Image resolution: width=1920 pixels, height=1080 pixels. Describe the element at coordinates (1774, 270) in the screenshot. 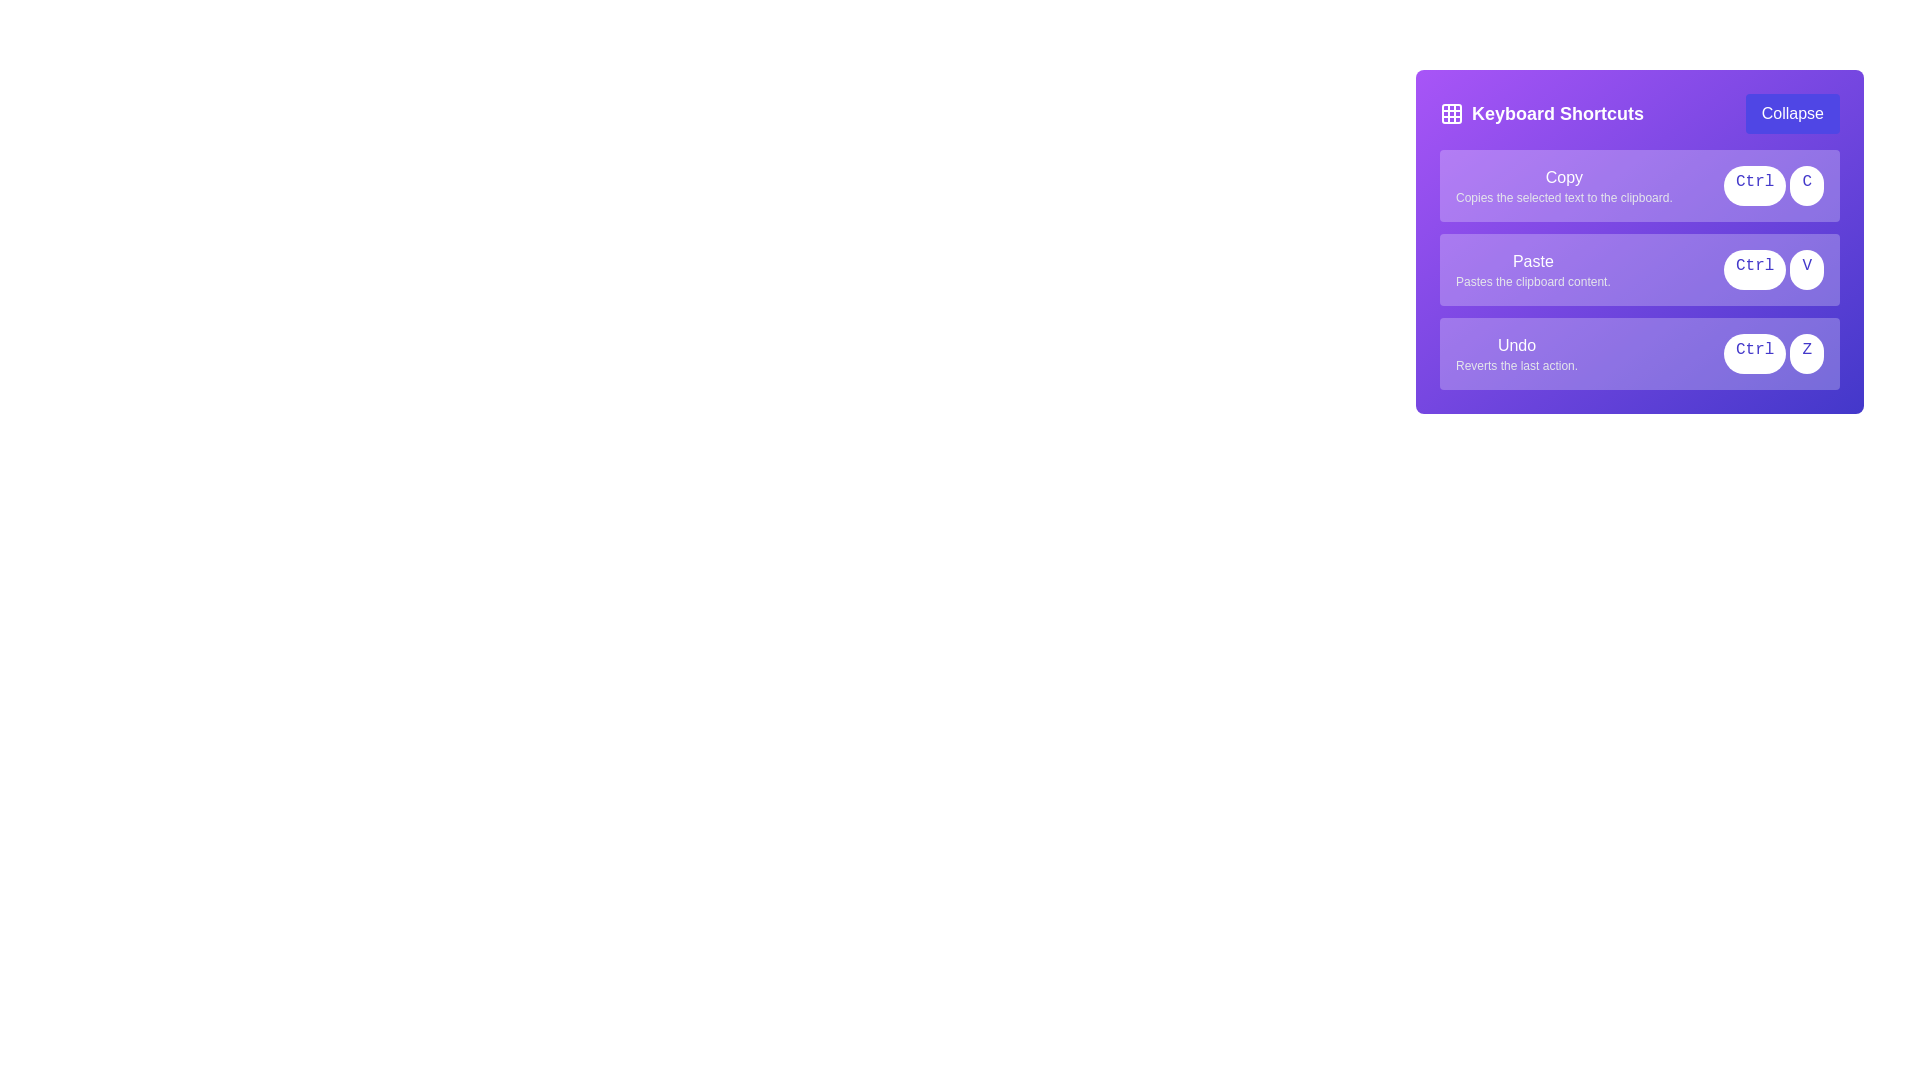

I see `the Keyboard Shortcut Indicator, which consists of two rounded rectangular buttons labeled 'Ctrl' and 'V', with a white background and indigo text, located on the right side of the 'Paste' action item in the keyboard shortcuts panel` at that location.